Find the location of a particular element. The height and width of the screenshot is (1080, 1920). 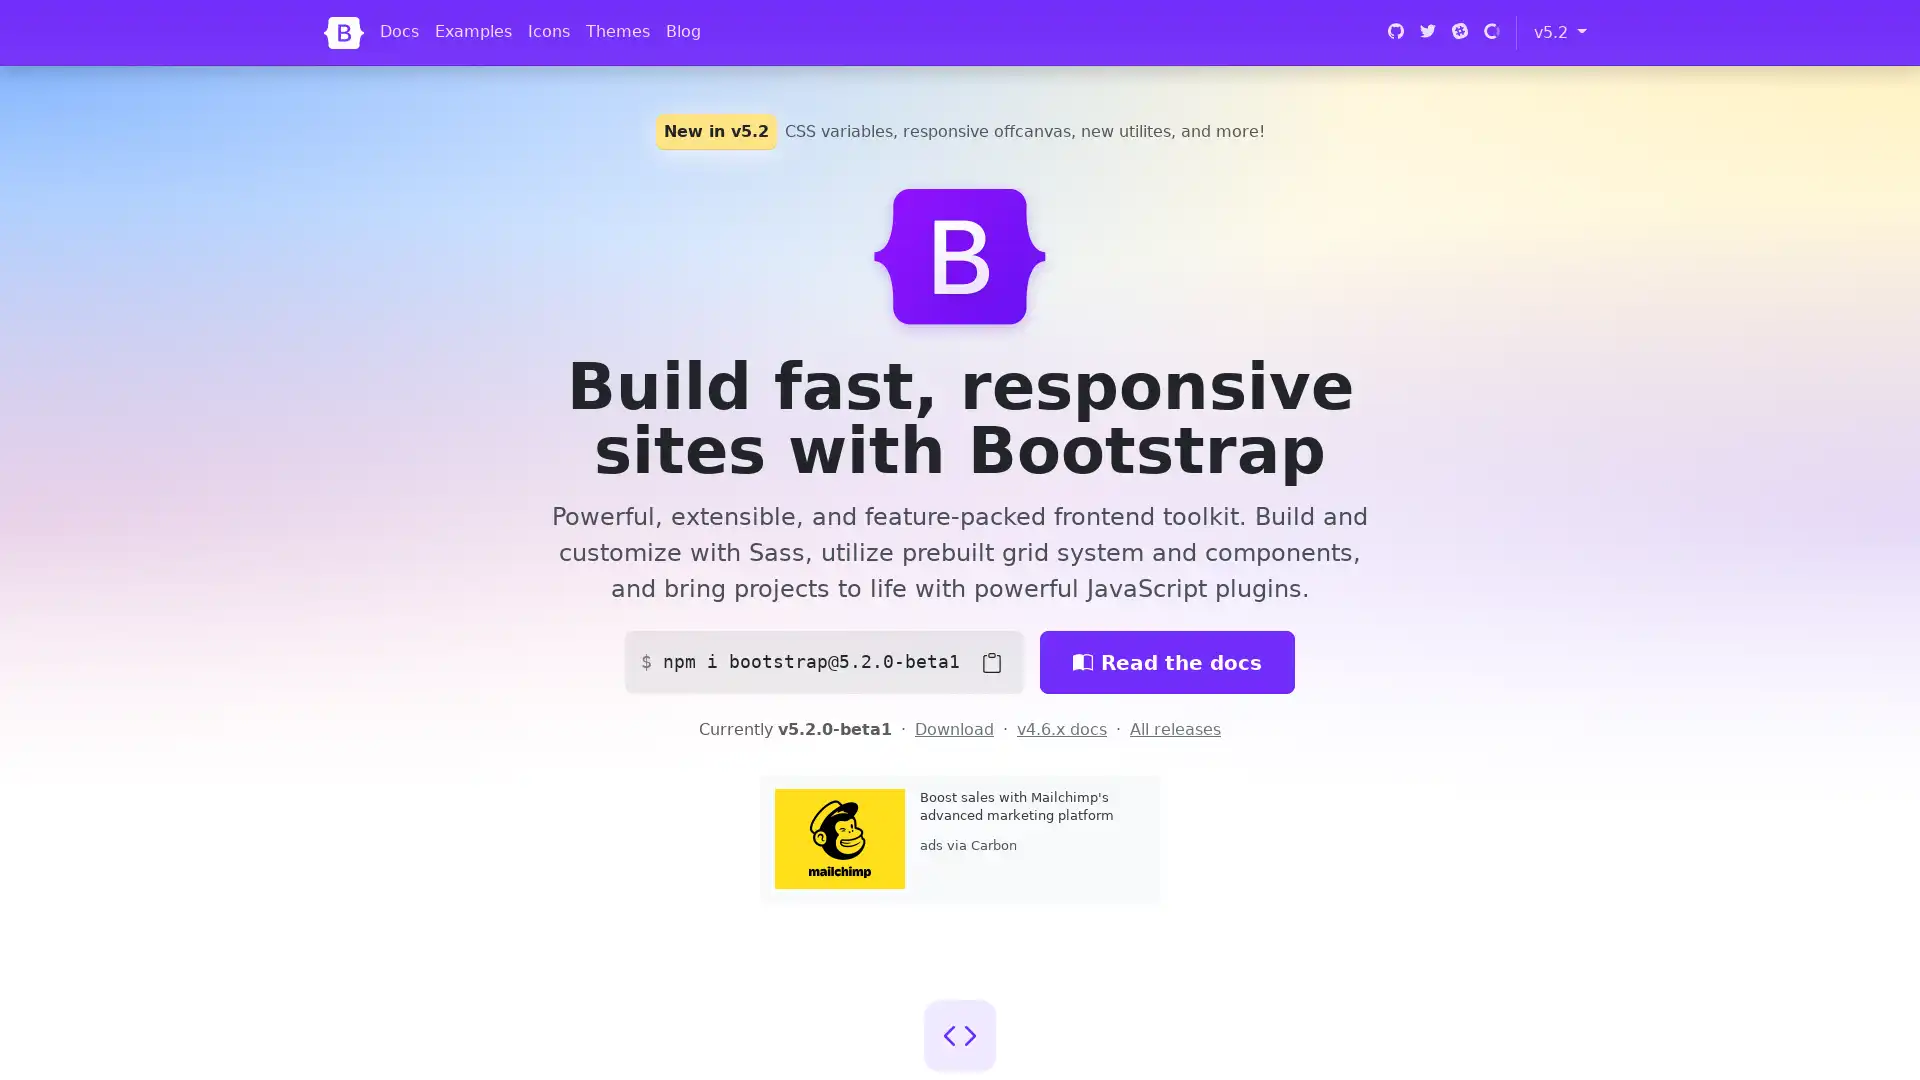

v5.2 is located at coordinates (1559, 33).